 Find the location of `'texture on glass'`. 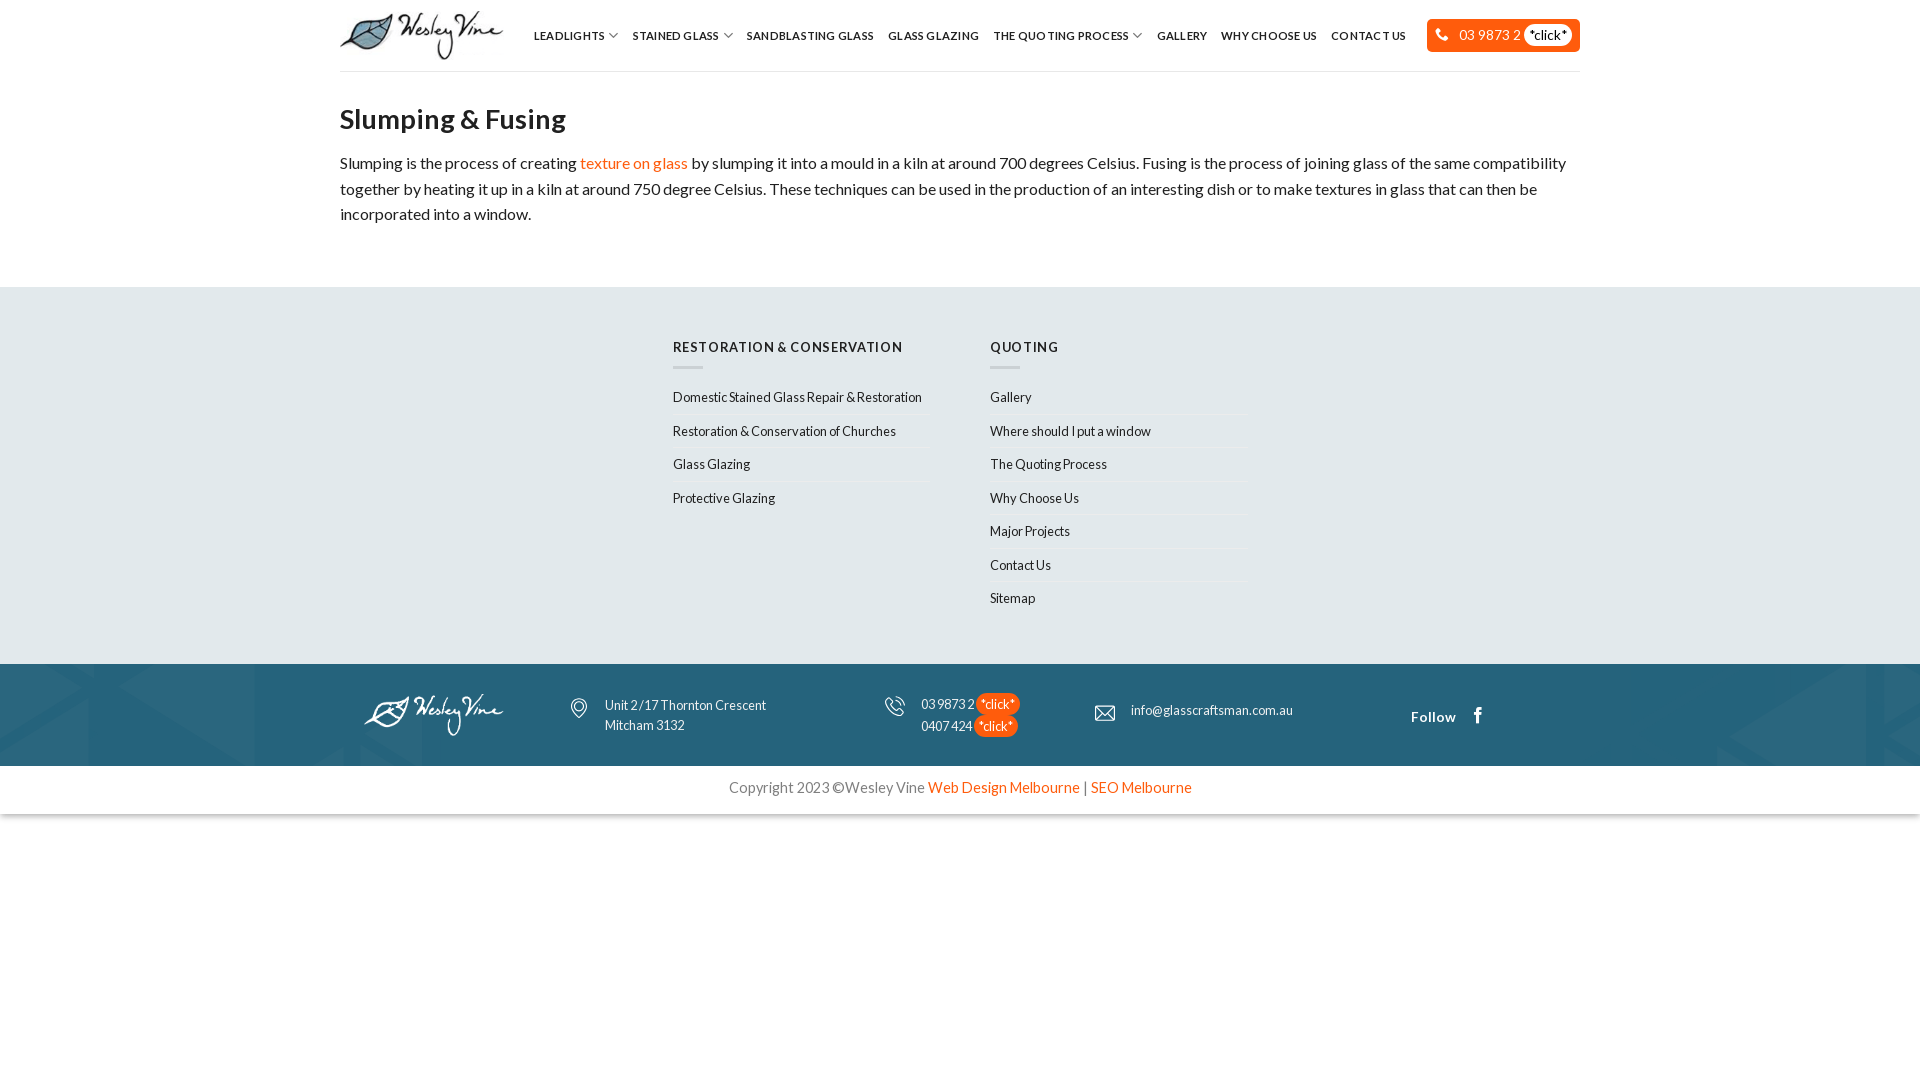

'texture on glass' is located at coordinates (632, 161).